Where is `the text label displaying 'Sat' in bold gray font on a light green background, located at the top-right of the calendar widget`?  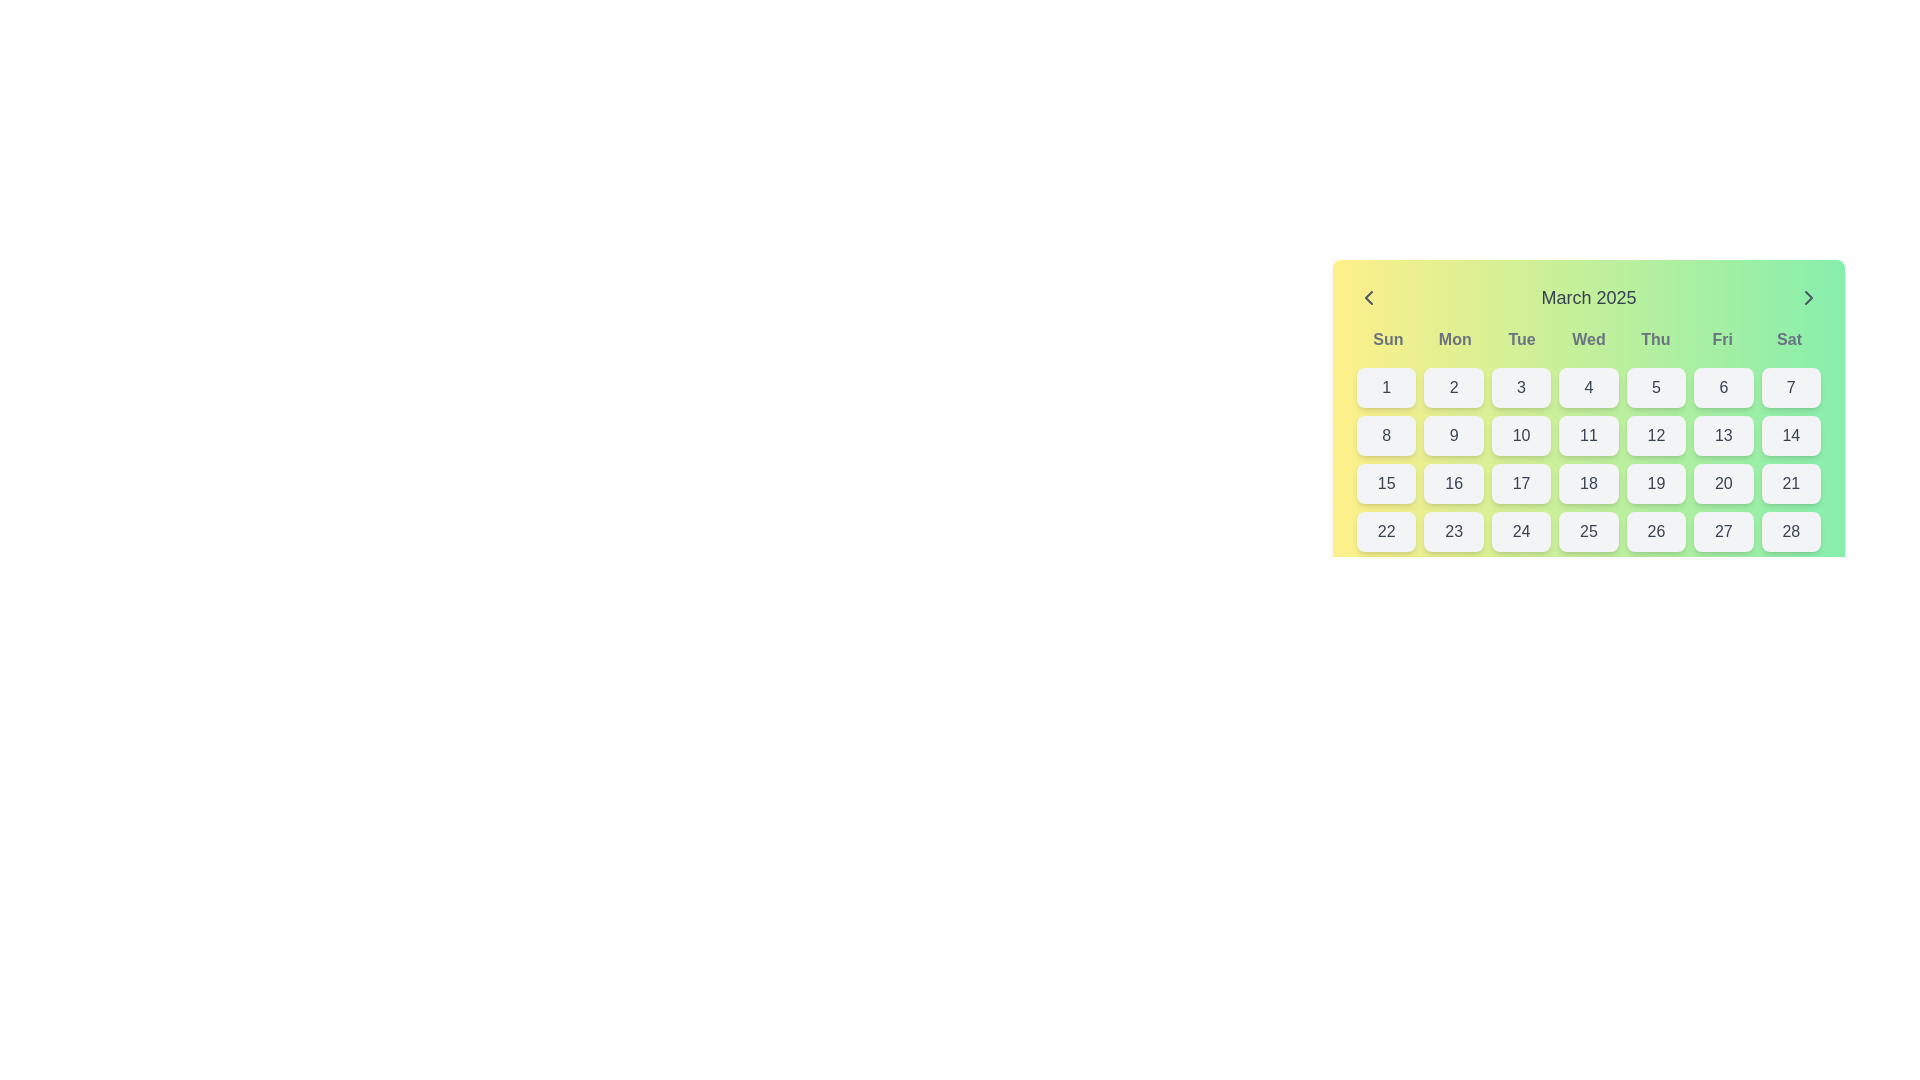
the text label displaying 'Sat' in bold gray font on a light green background, located at the top-right of the calendar widget is located at coordinates (1789, 338).